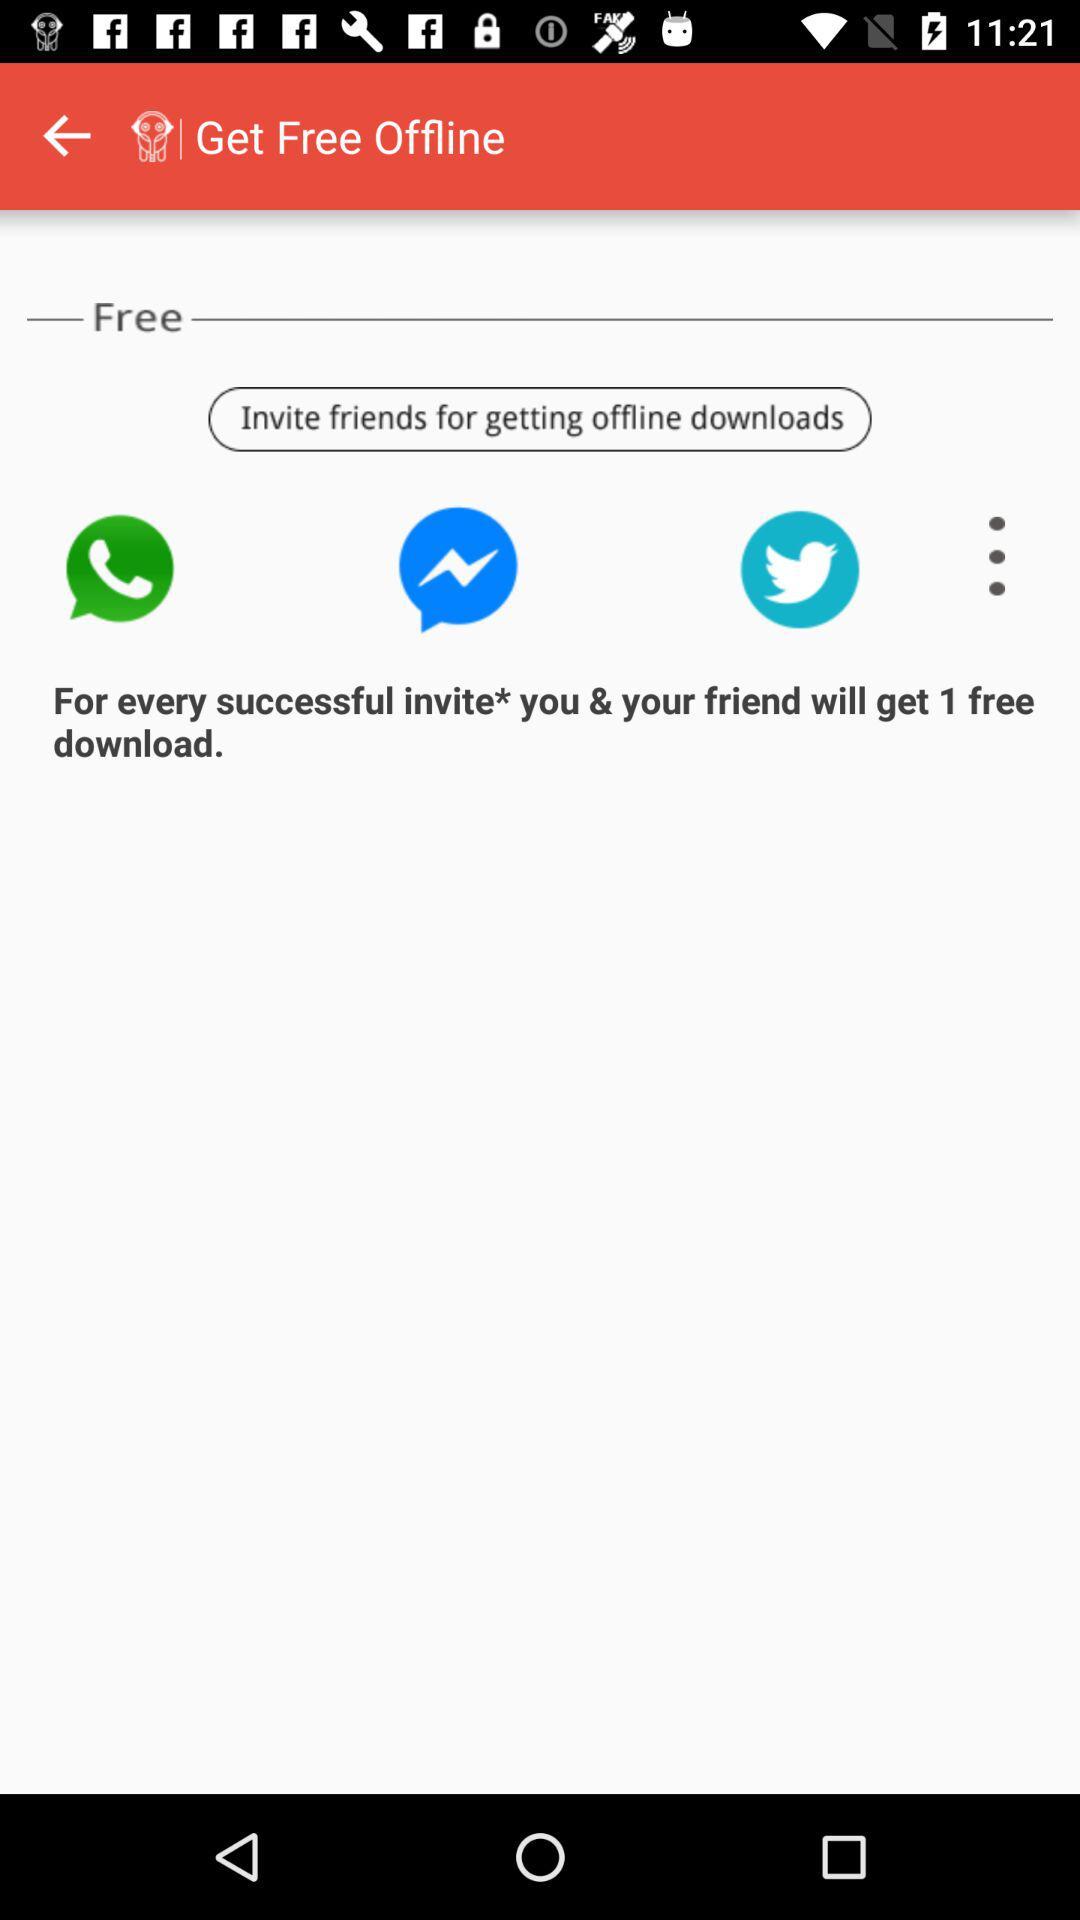 This screenshot has width=1080, height=1920. I want to click on twitter, so click(799, 568).